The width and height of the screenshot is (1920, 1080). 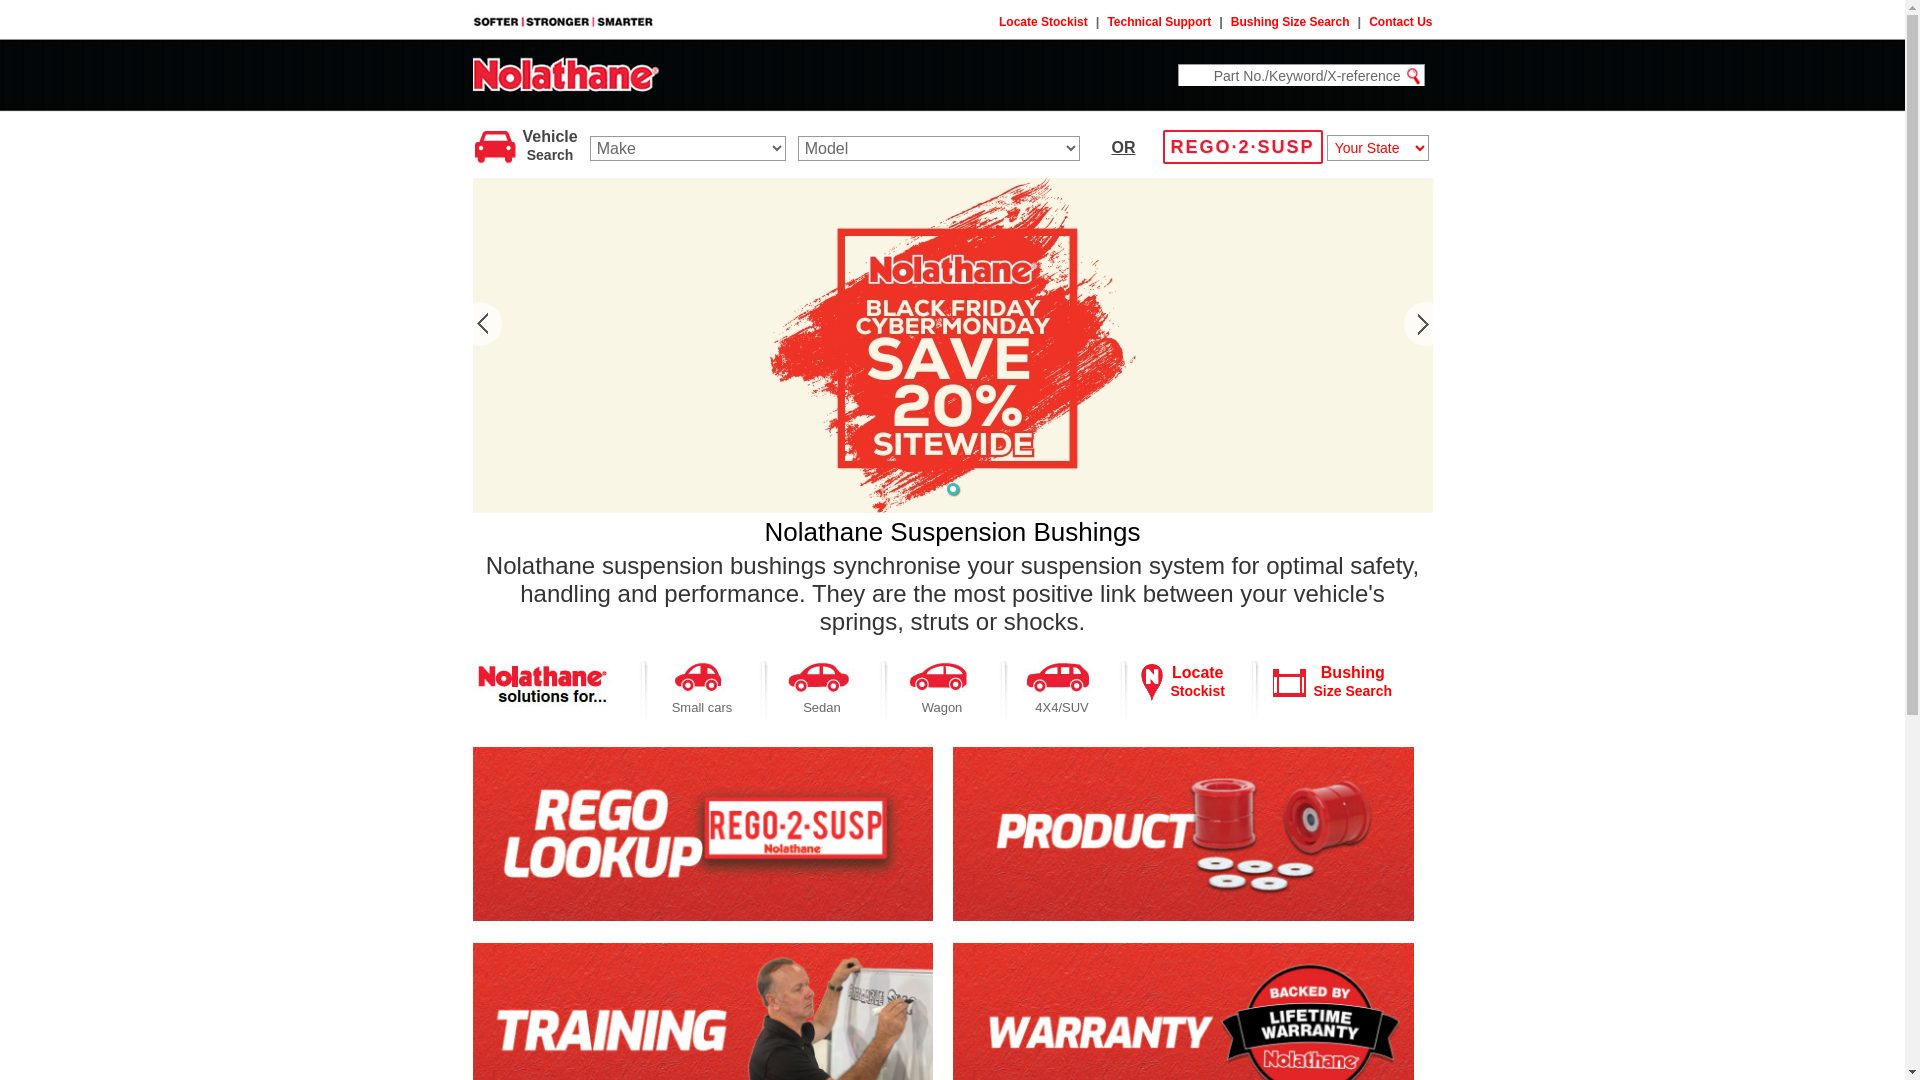 What do you see at coordinates (941, 706) in the screenshot?
I see `'Wagon'` at bounding box center [941, 706].